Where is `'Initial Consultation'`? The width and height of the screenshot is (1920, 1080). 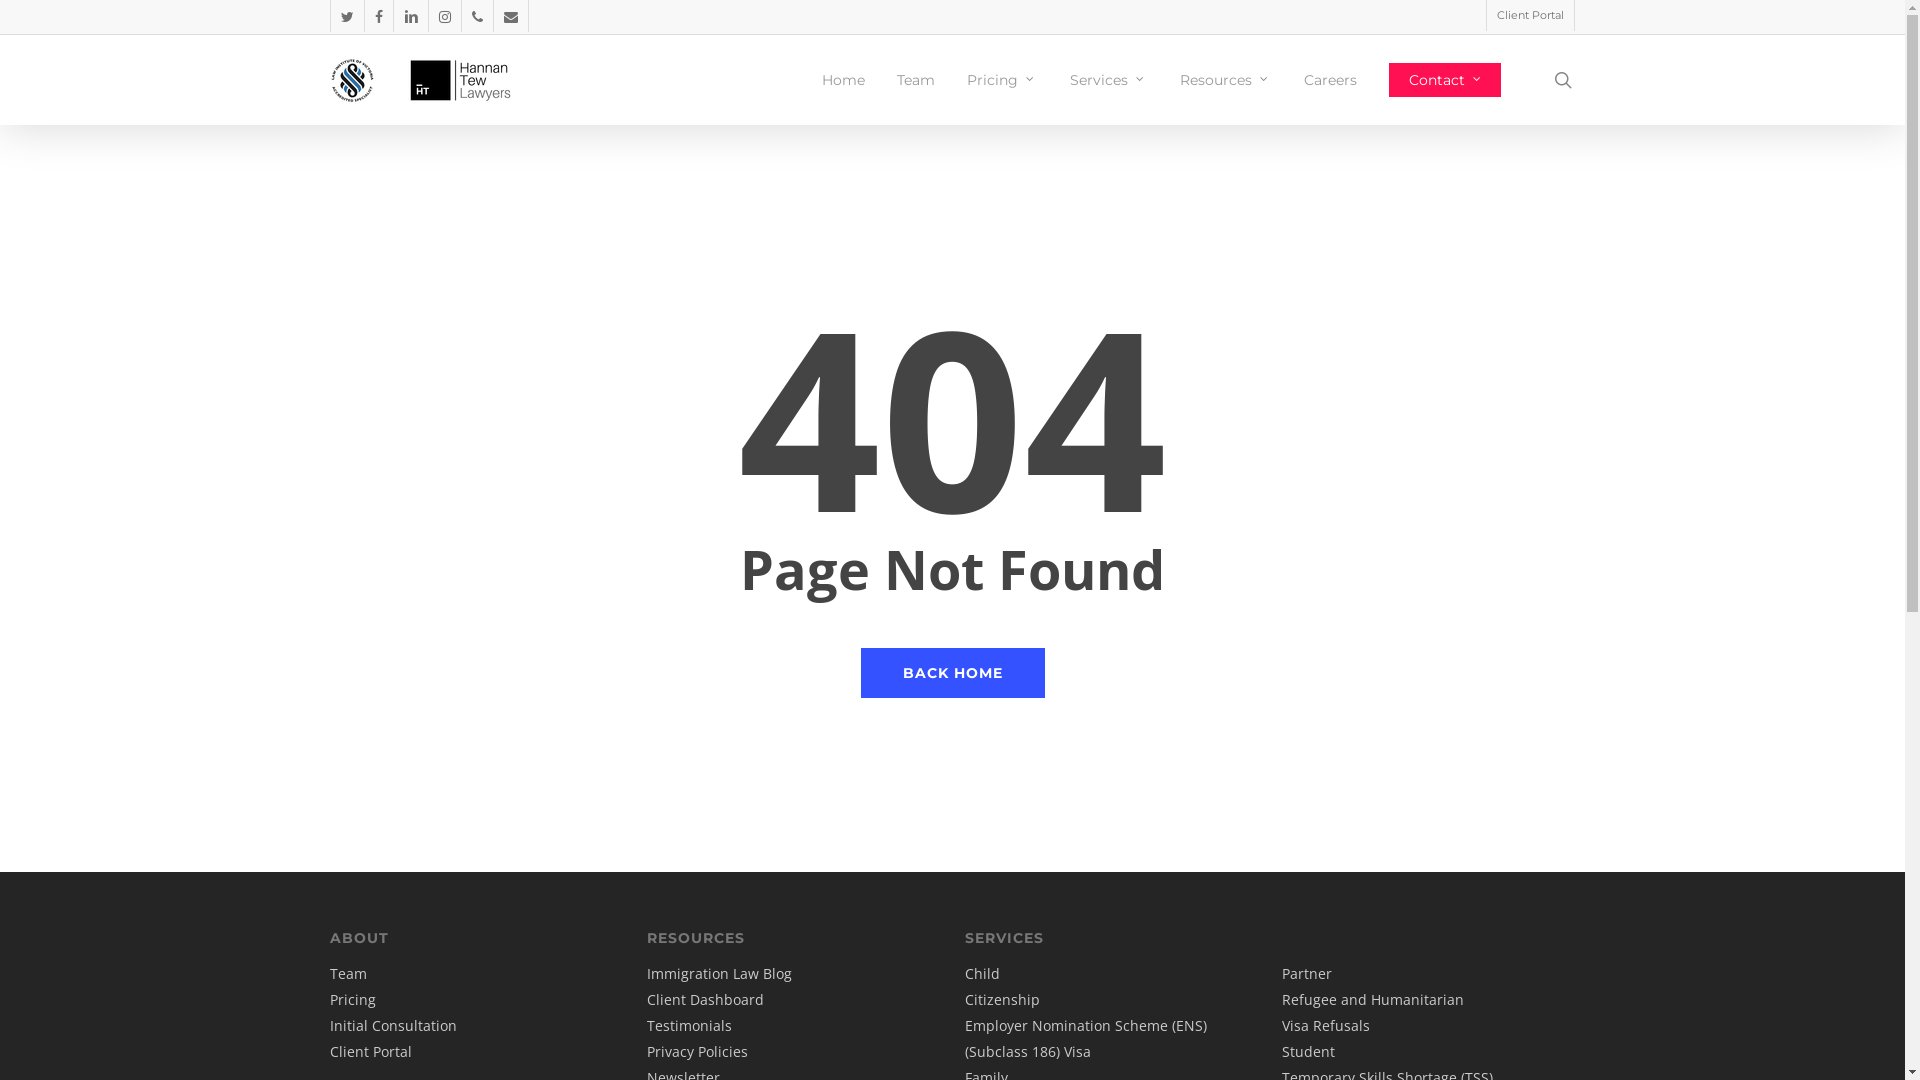
'Initial Consultation' is located at coordinates (330, 1025).